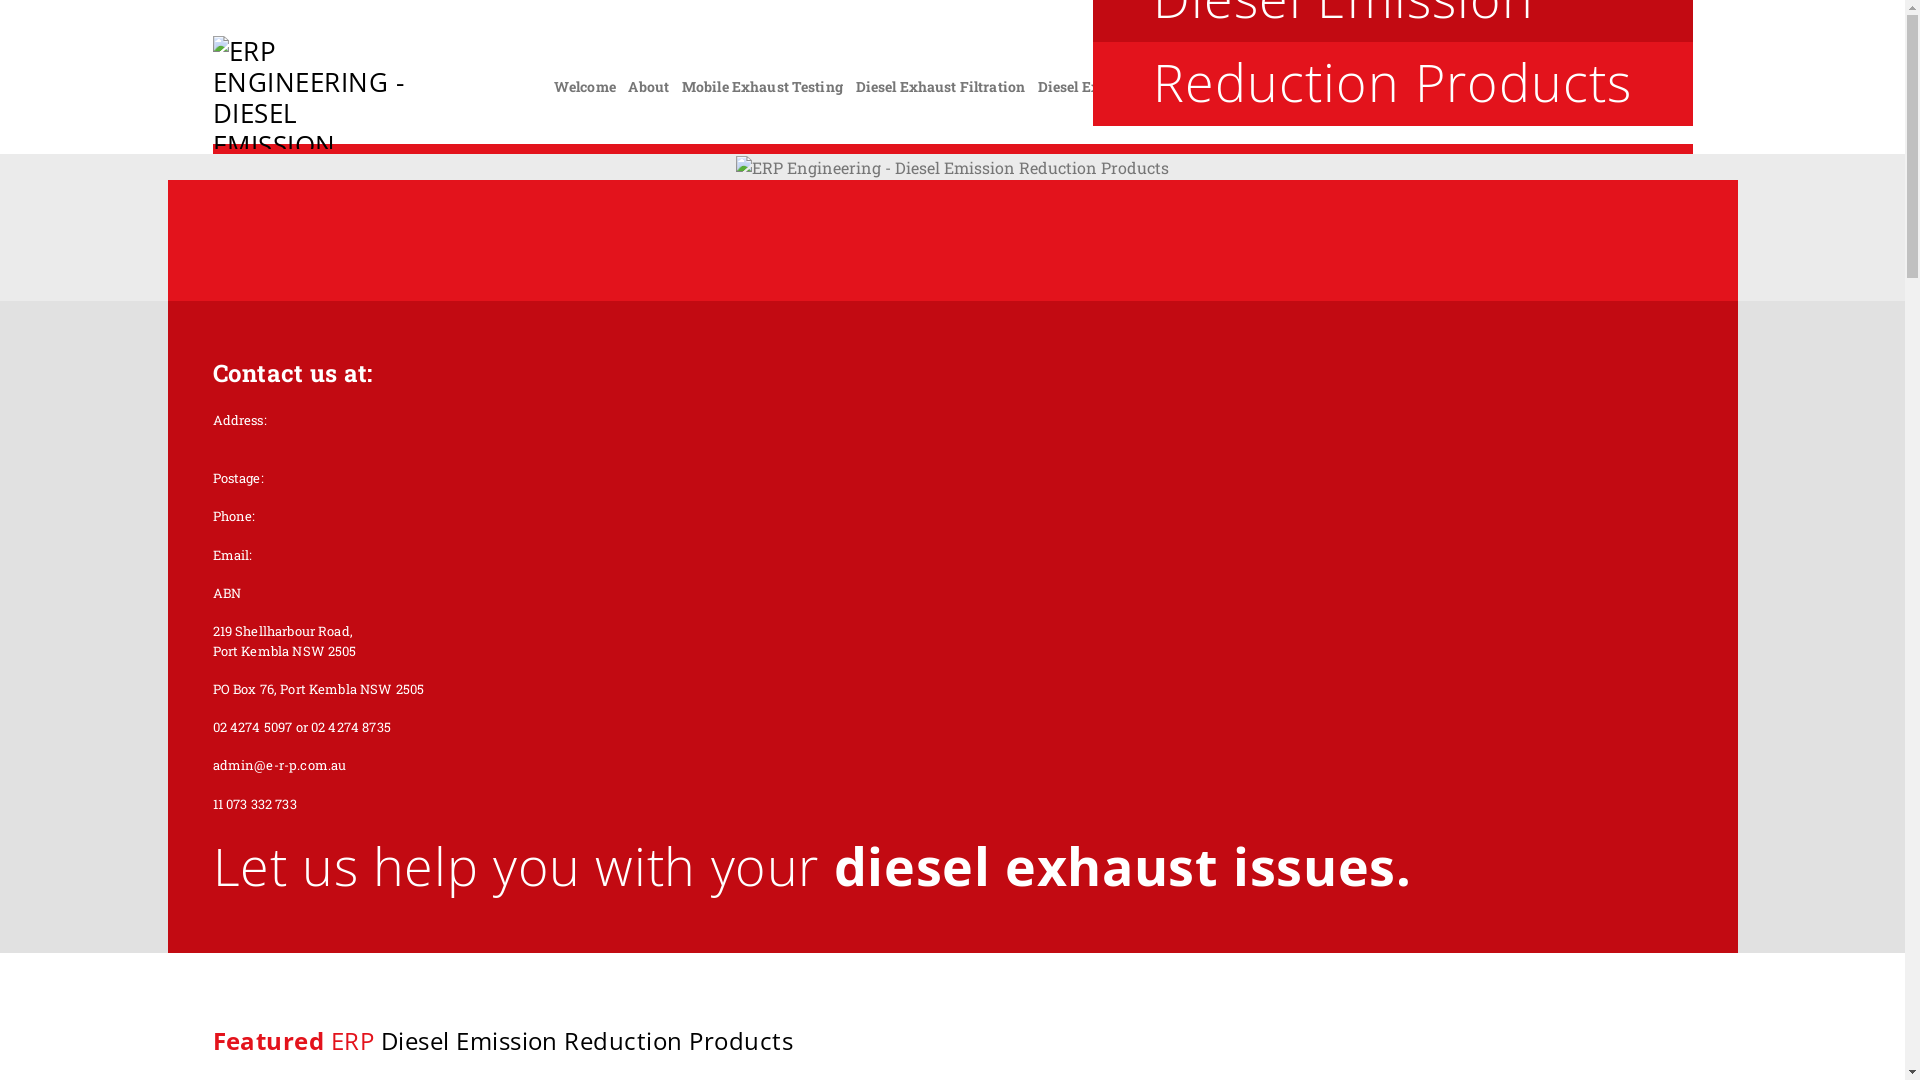 The width and height of the screenshot is (1920, 1080). What do you see at coordinates (1282, 86) in the screenshot?
I see `'Diesel Test Rig'` at bounding box center [1282, 86].